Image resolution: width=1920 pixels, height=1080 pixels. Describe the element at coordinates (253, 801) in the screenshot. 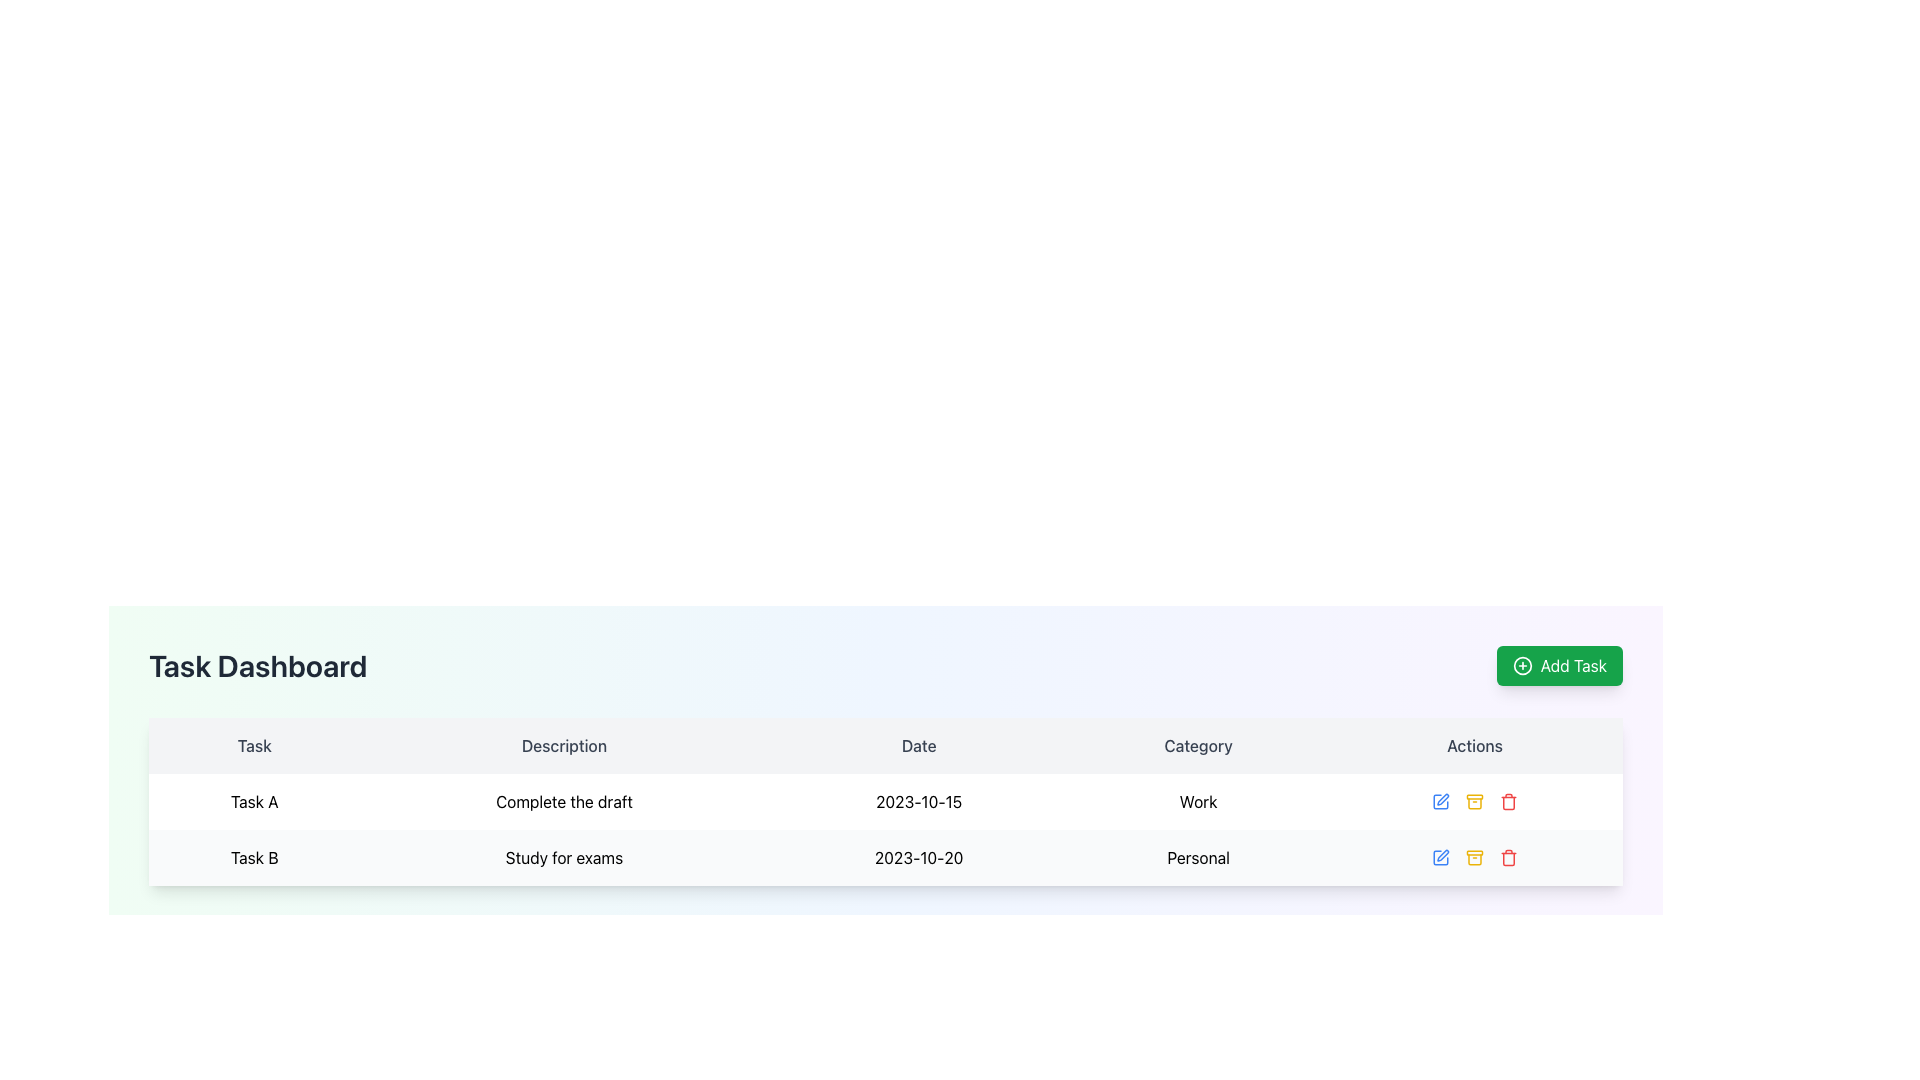

I see `the Text Label indicating the title or name of a task` at that location.